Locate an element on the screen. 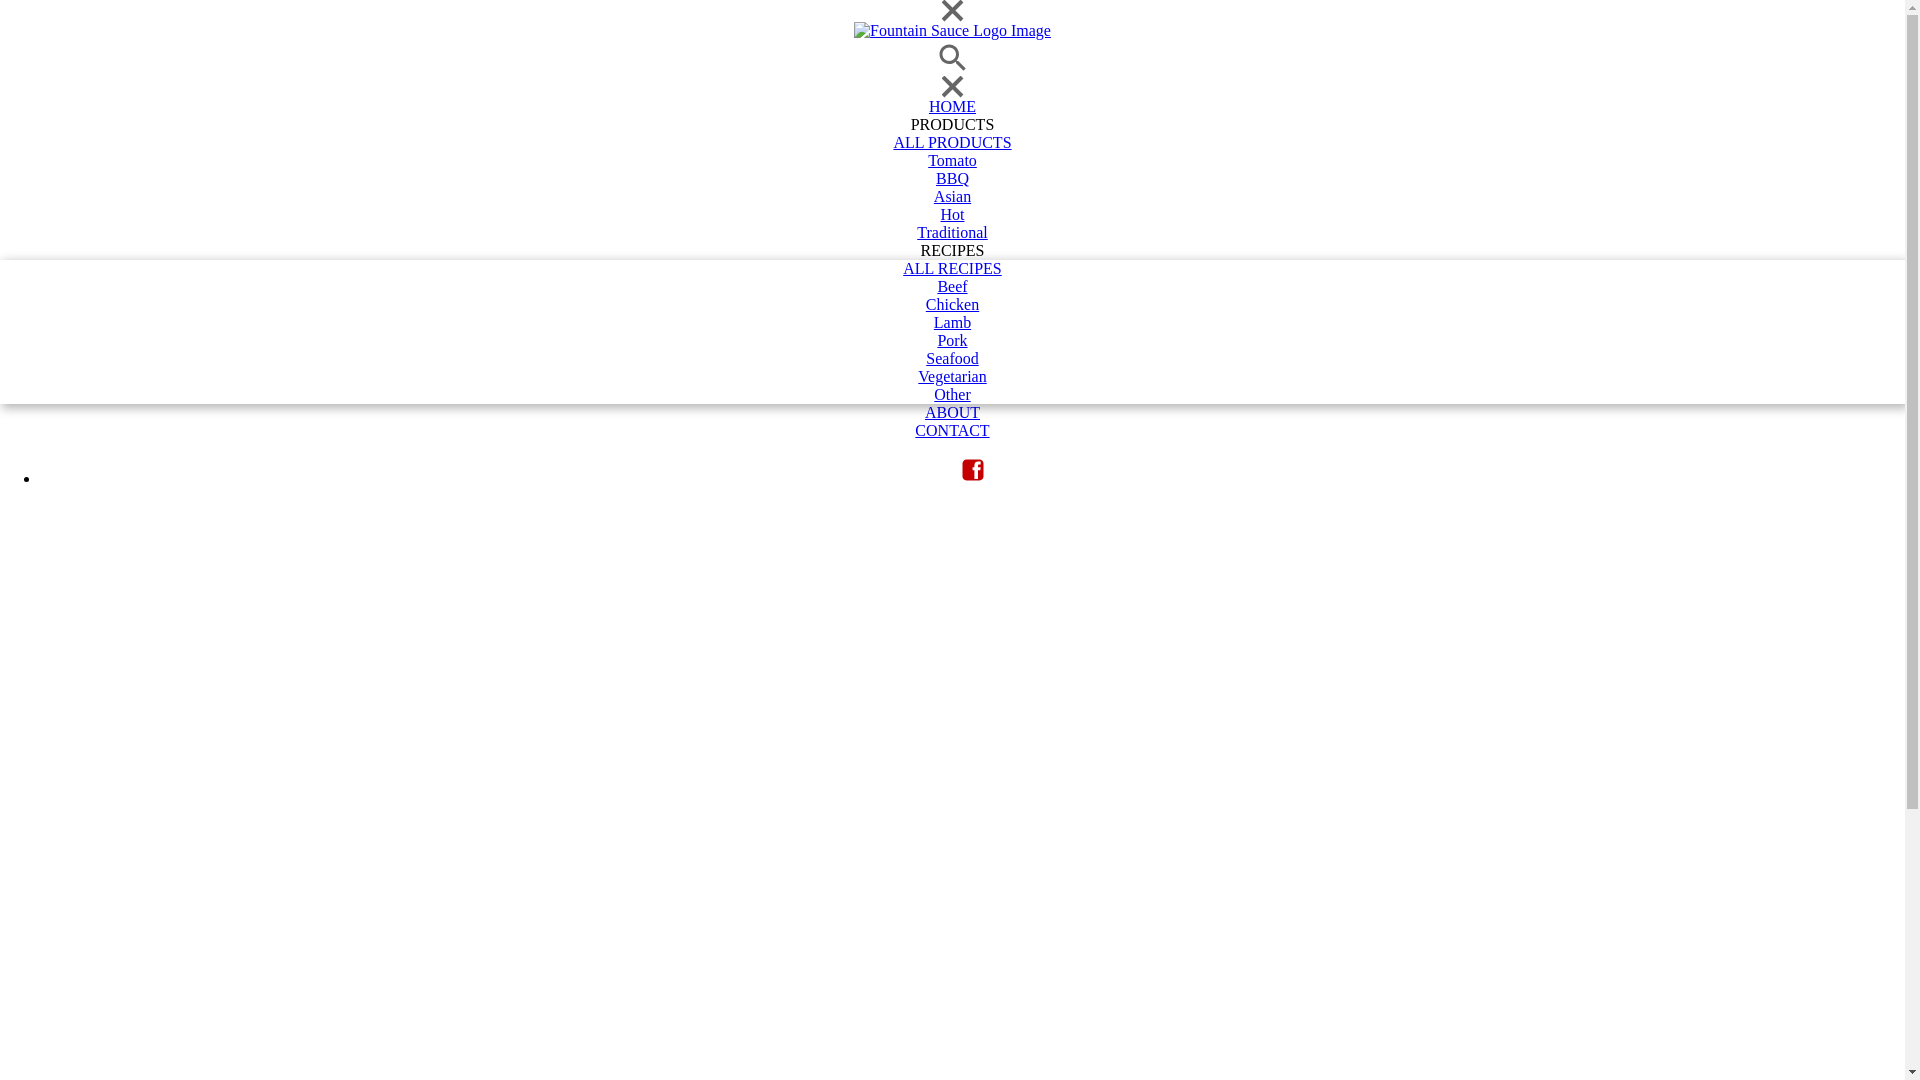 The height and width of the screenshot is (1080, 1920). 'Facebook' is located at coordinates (972, 470).